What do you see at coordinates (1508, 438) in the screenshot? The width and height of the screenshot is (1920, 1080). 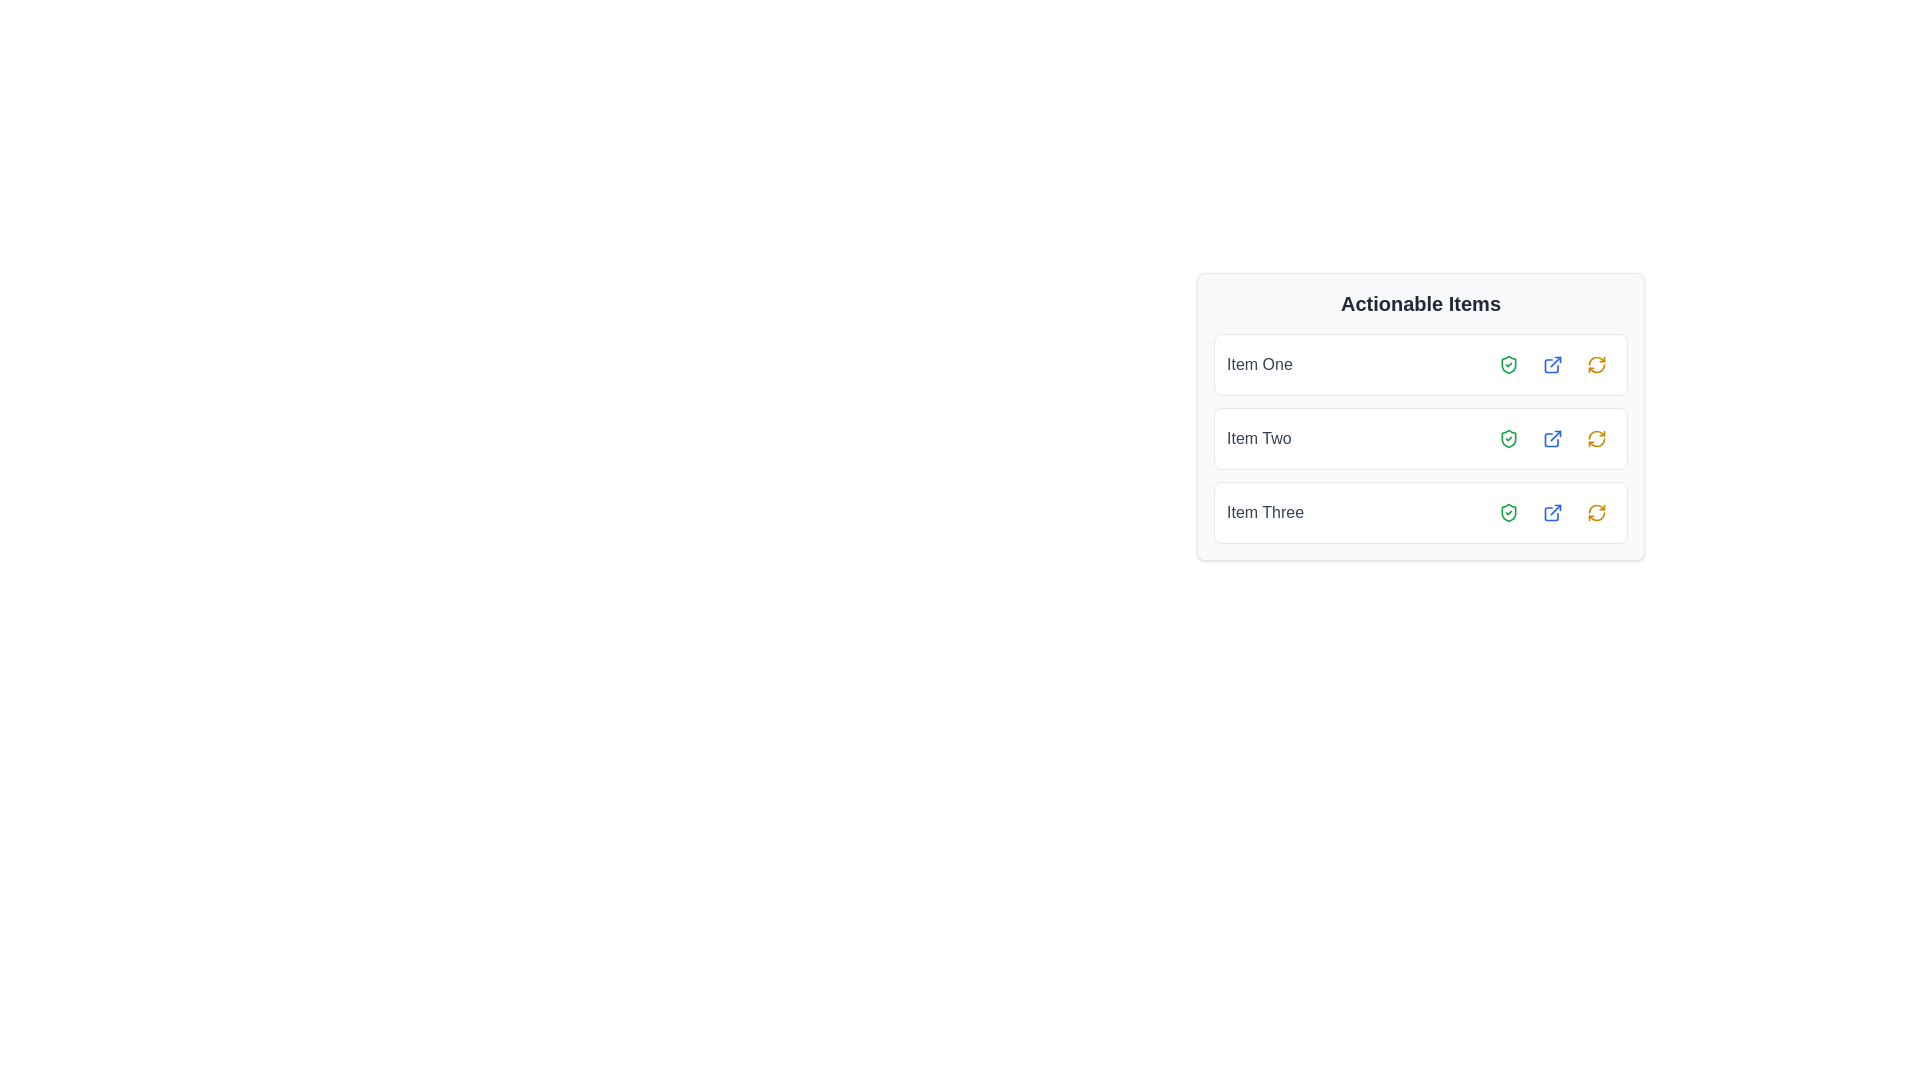 I see `the verification icon for 'Item Two' located in the 'Actionable Items' section` at bounding box center [1508, 438].